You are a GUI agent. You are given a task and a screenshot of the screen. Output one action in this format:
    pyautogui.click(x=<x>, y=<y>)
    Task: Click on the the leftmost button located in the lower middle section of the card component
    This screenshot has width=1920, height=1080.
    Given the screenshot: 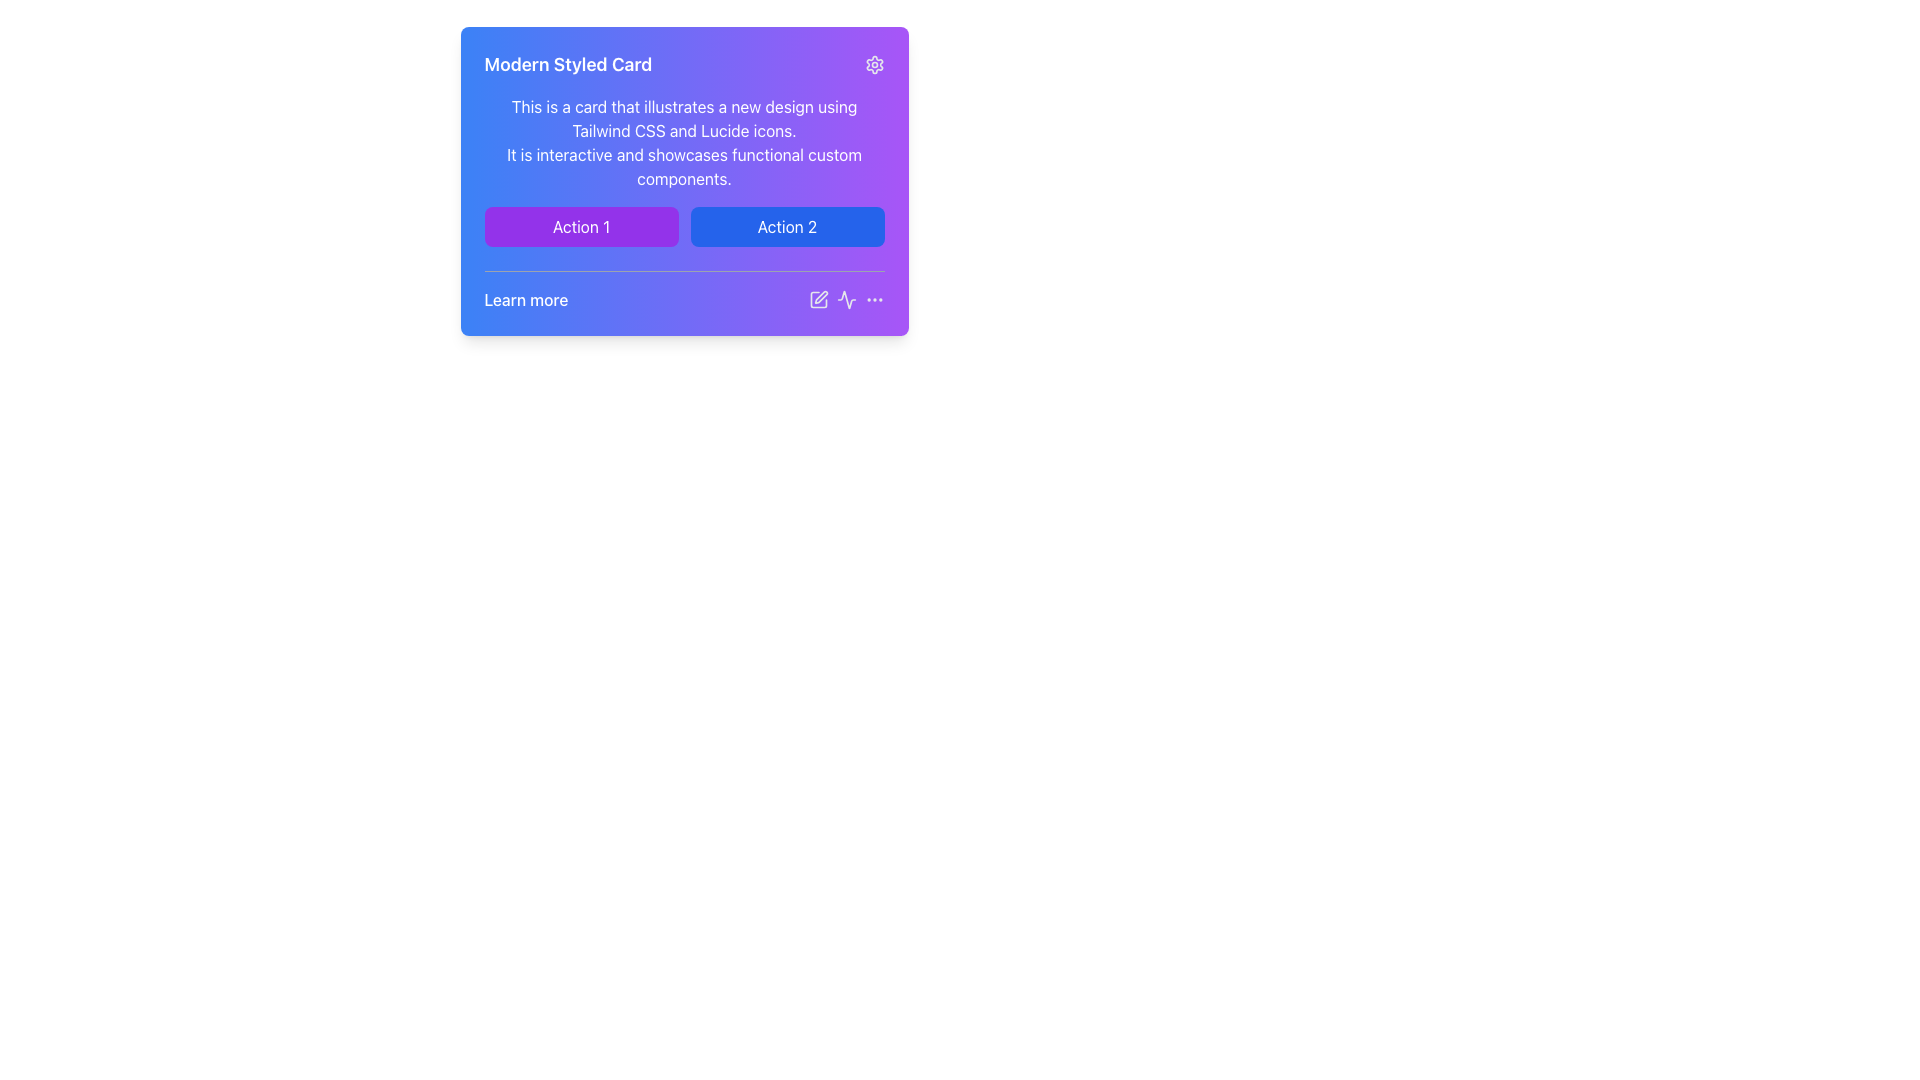 What is the action you would take?
    pyautogui.click(x=580, y=226)
    